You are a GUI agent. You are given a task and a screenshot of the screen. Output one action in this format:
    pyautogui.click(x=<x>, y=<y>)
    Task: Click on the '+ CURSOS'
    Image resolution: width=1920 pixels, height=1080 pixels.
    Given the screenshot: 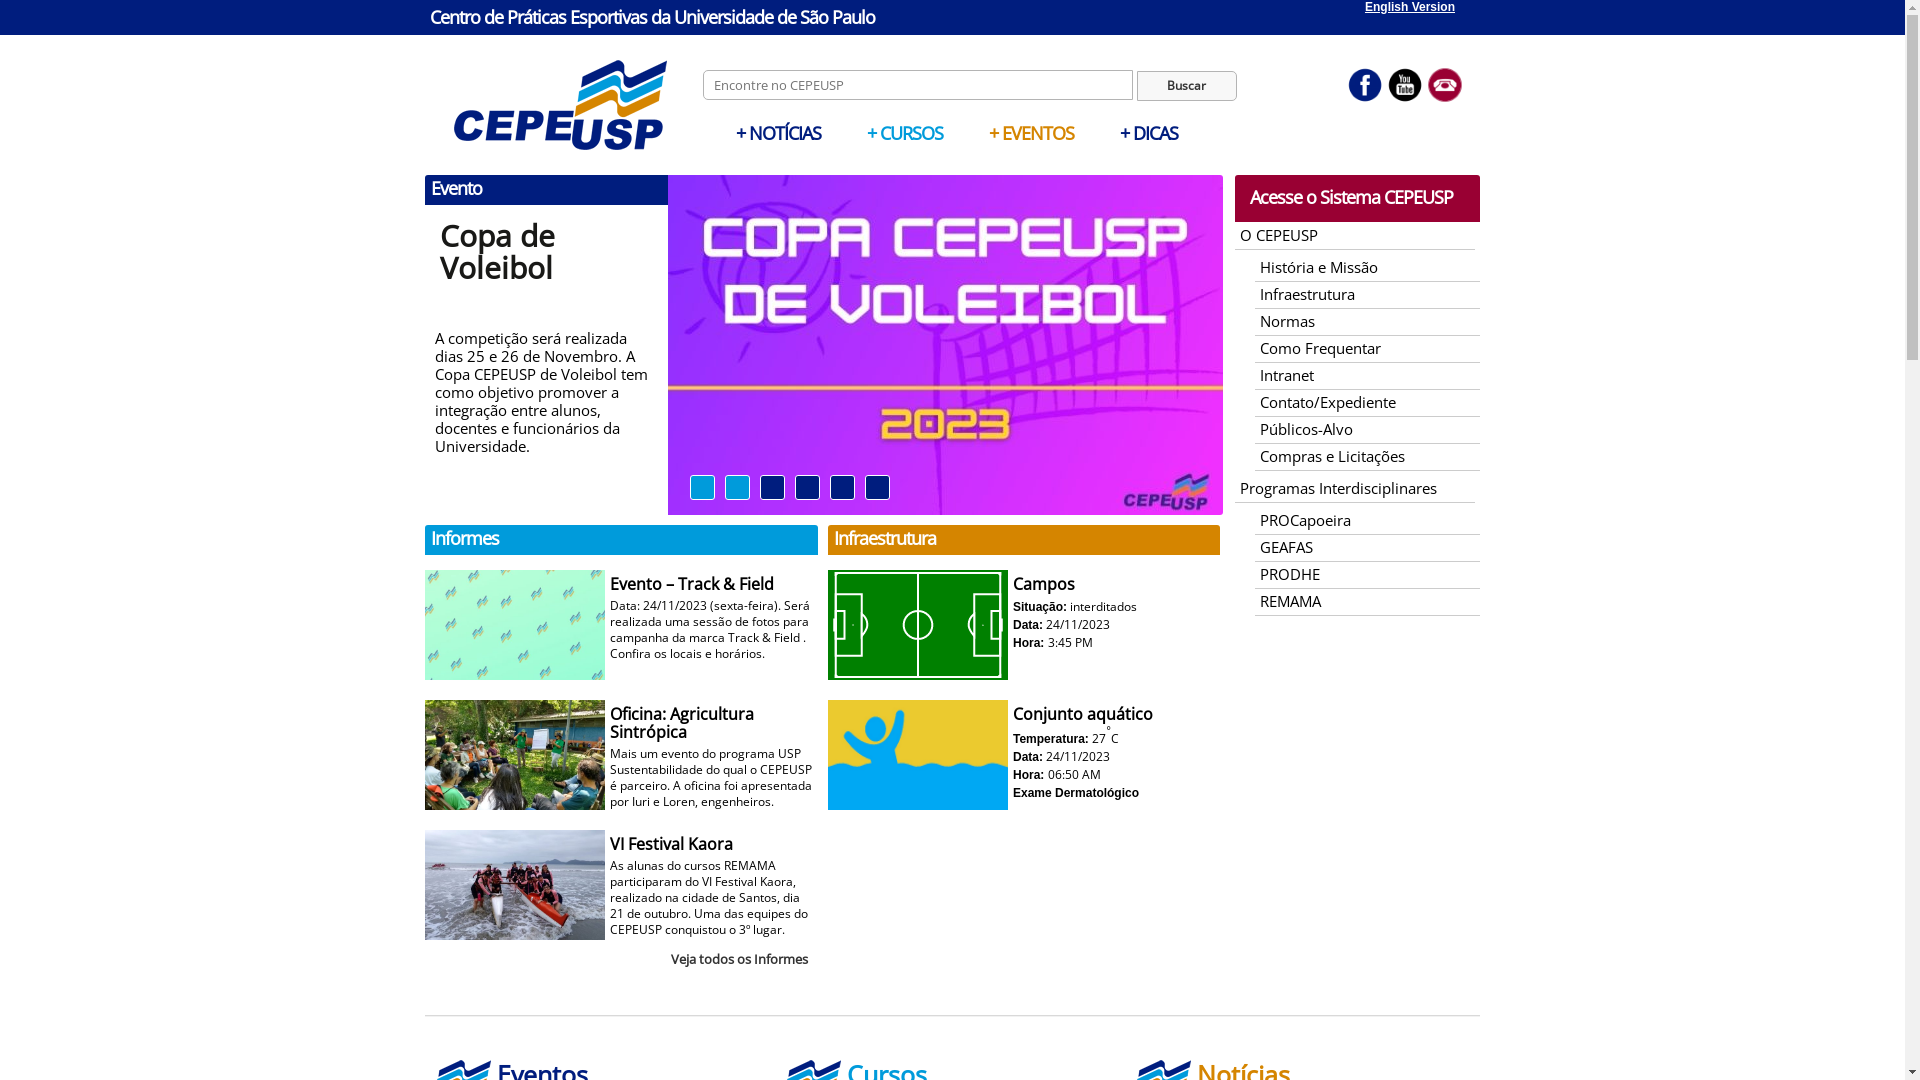 What is the action you would take?
    pyautogui.click(x=904, y=132)
    